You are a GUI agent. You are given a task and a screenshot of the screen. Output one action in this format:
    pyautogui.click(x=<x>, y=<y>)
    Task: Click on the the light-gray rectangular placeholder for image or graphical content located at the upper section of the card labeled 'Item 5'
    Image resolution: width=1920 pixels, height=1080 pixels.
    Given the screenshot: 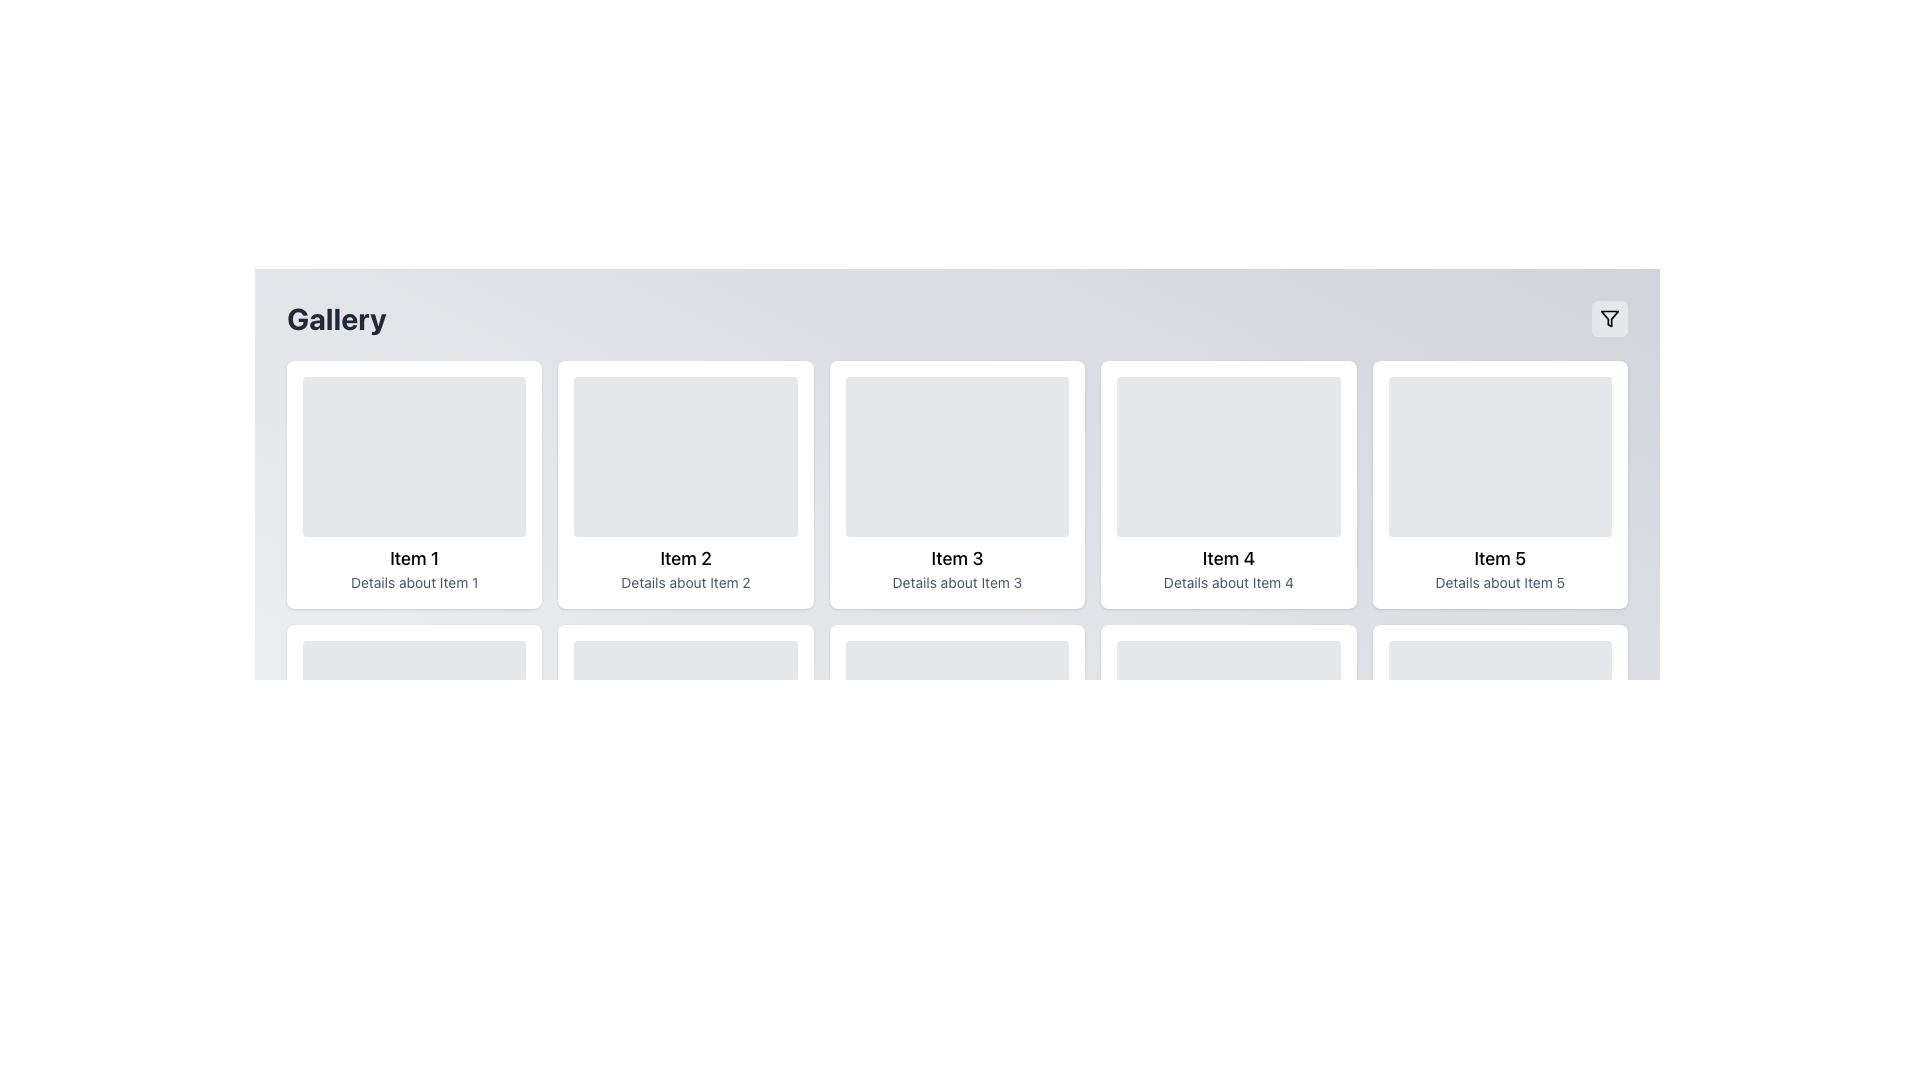 What is the action you would take?
    pyautogui.click(x=1500, y=456)
    